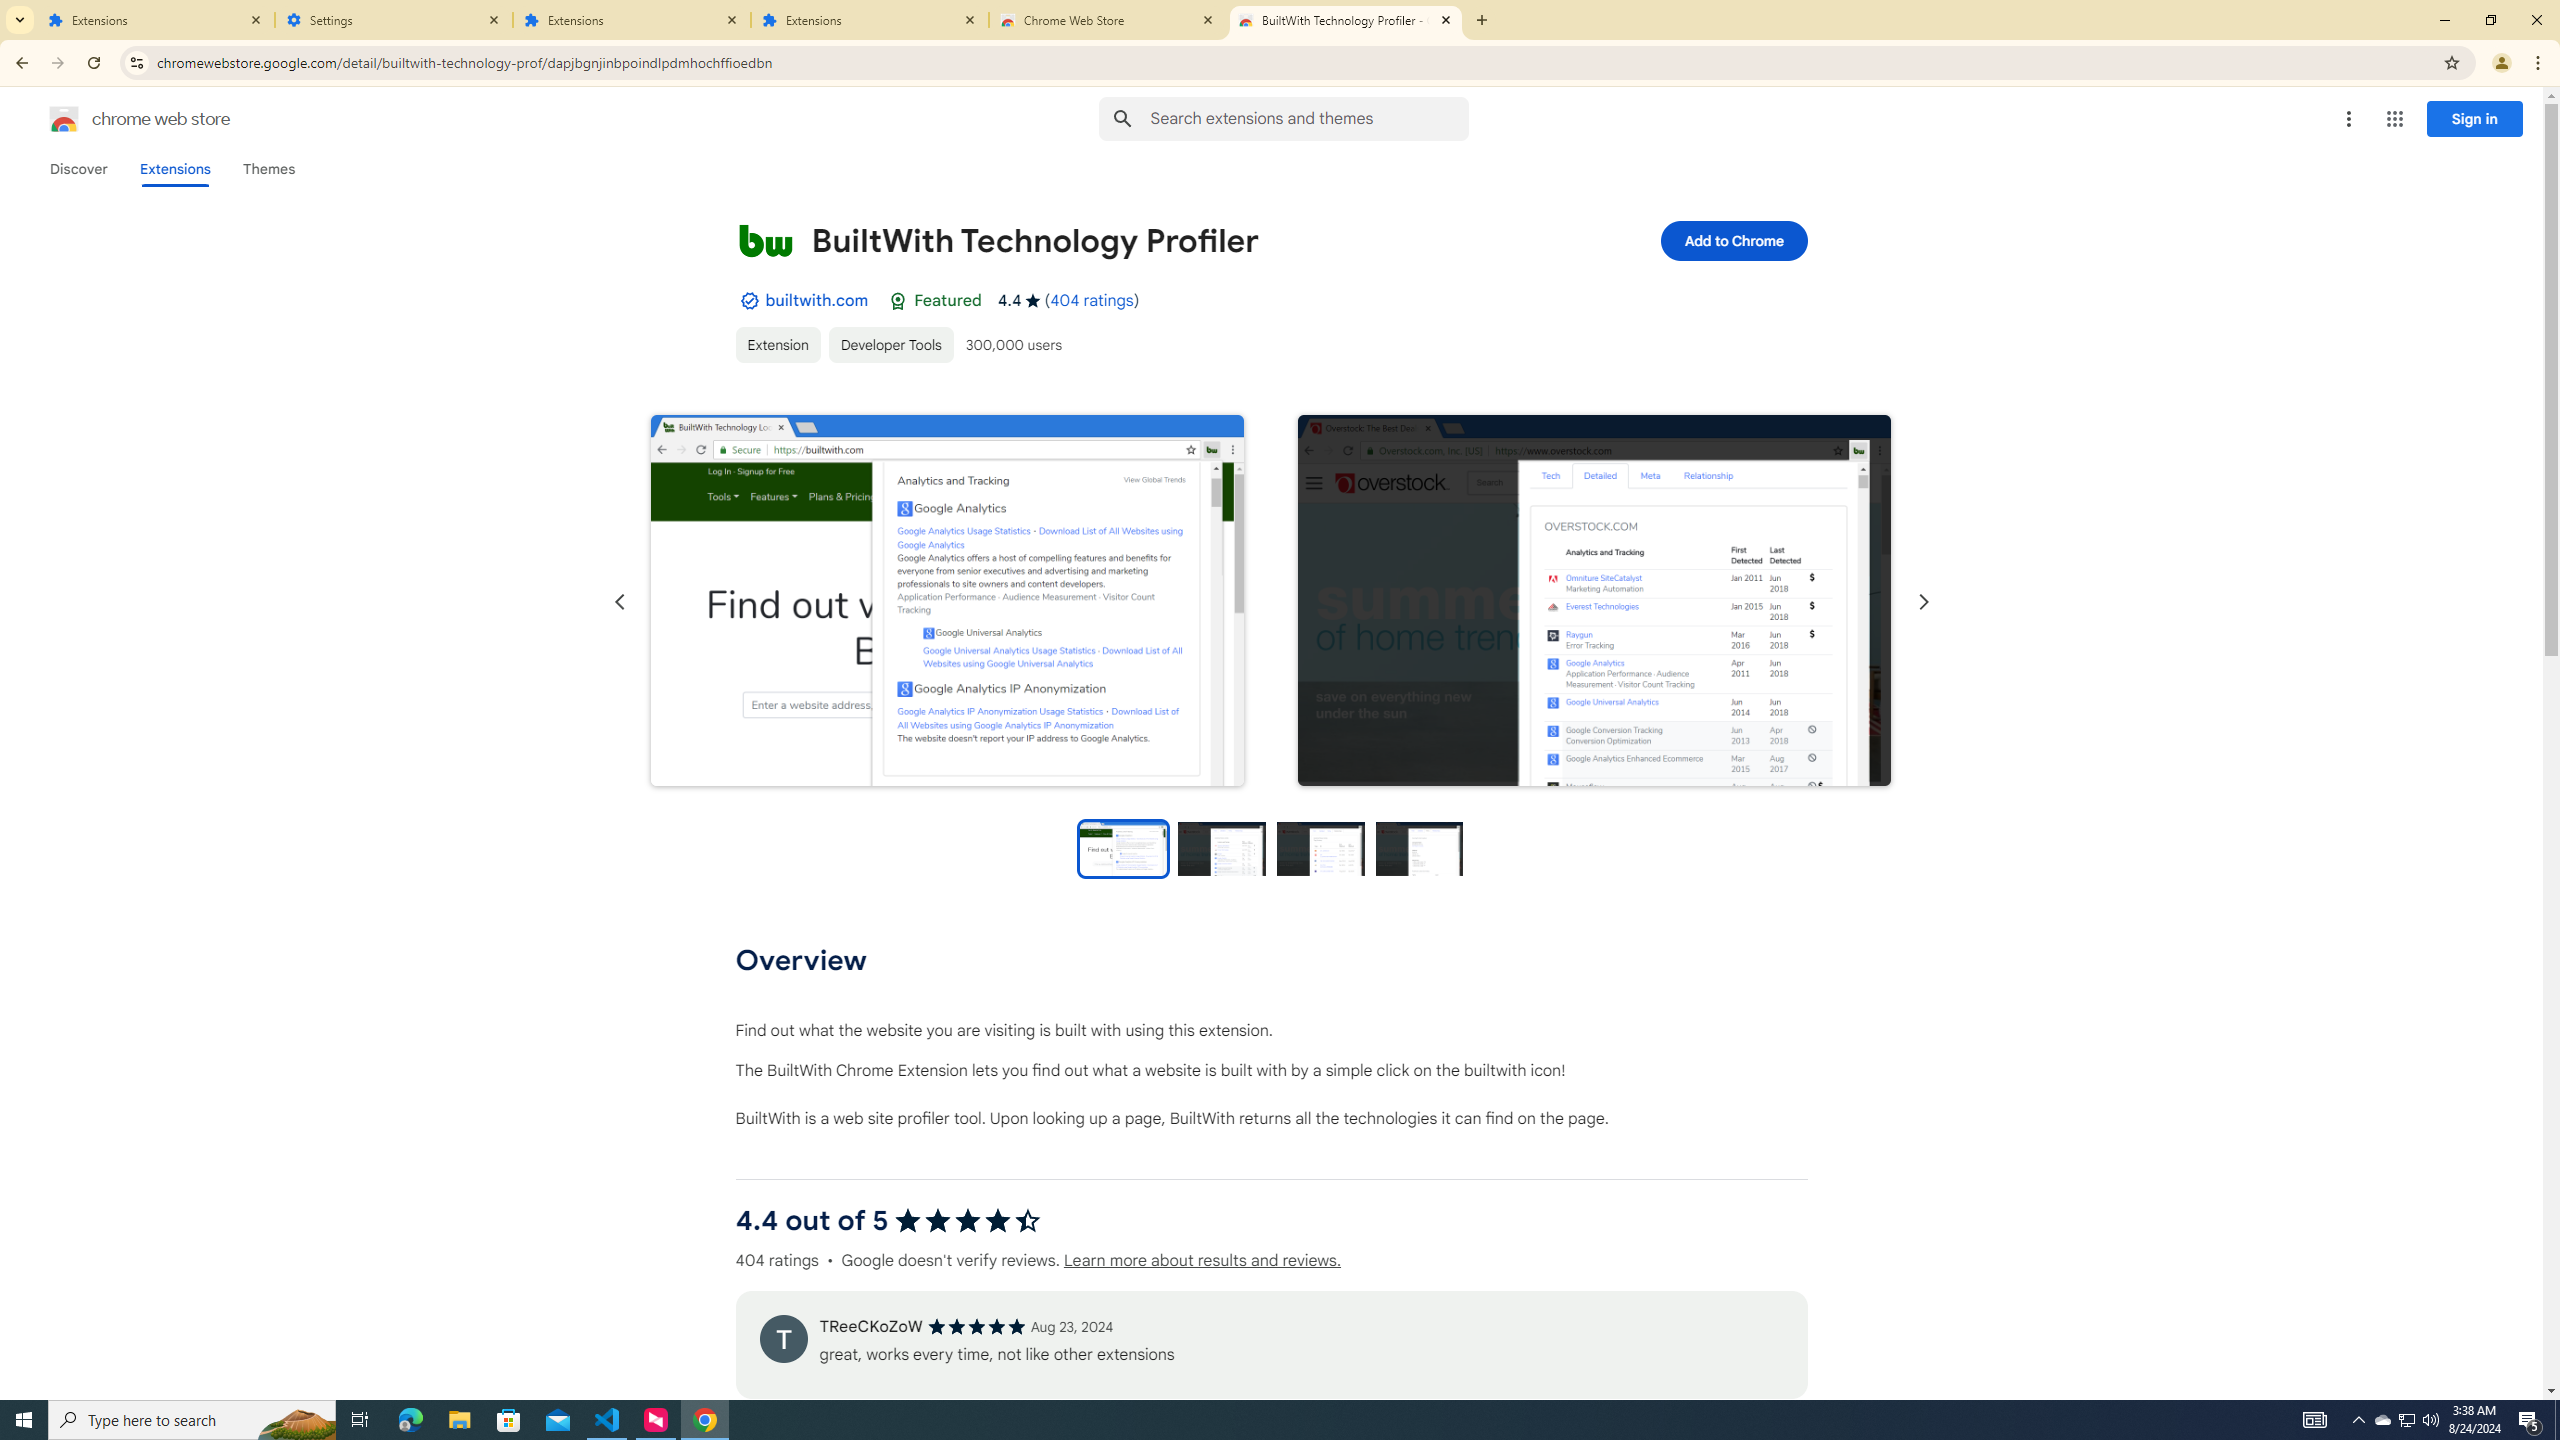 The width and height of the screenshot is (2560, 1440). Describe the element at coordinates (782, 1337) in the screenshot. I see `'Review'` at that location.